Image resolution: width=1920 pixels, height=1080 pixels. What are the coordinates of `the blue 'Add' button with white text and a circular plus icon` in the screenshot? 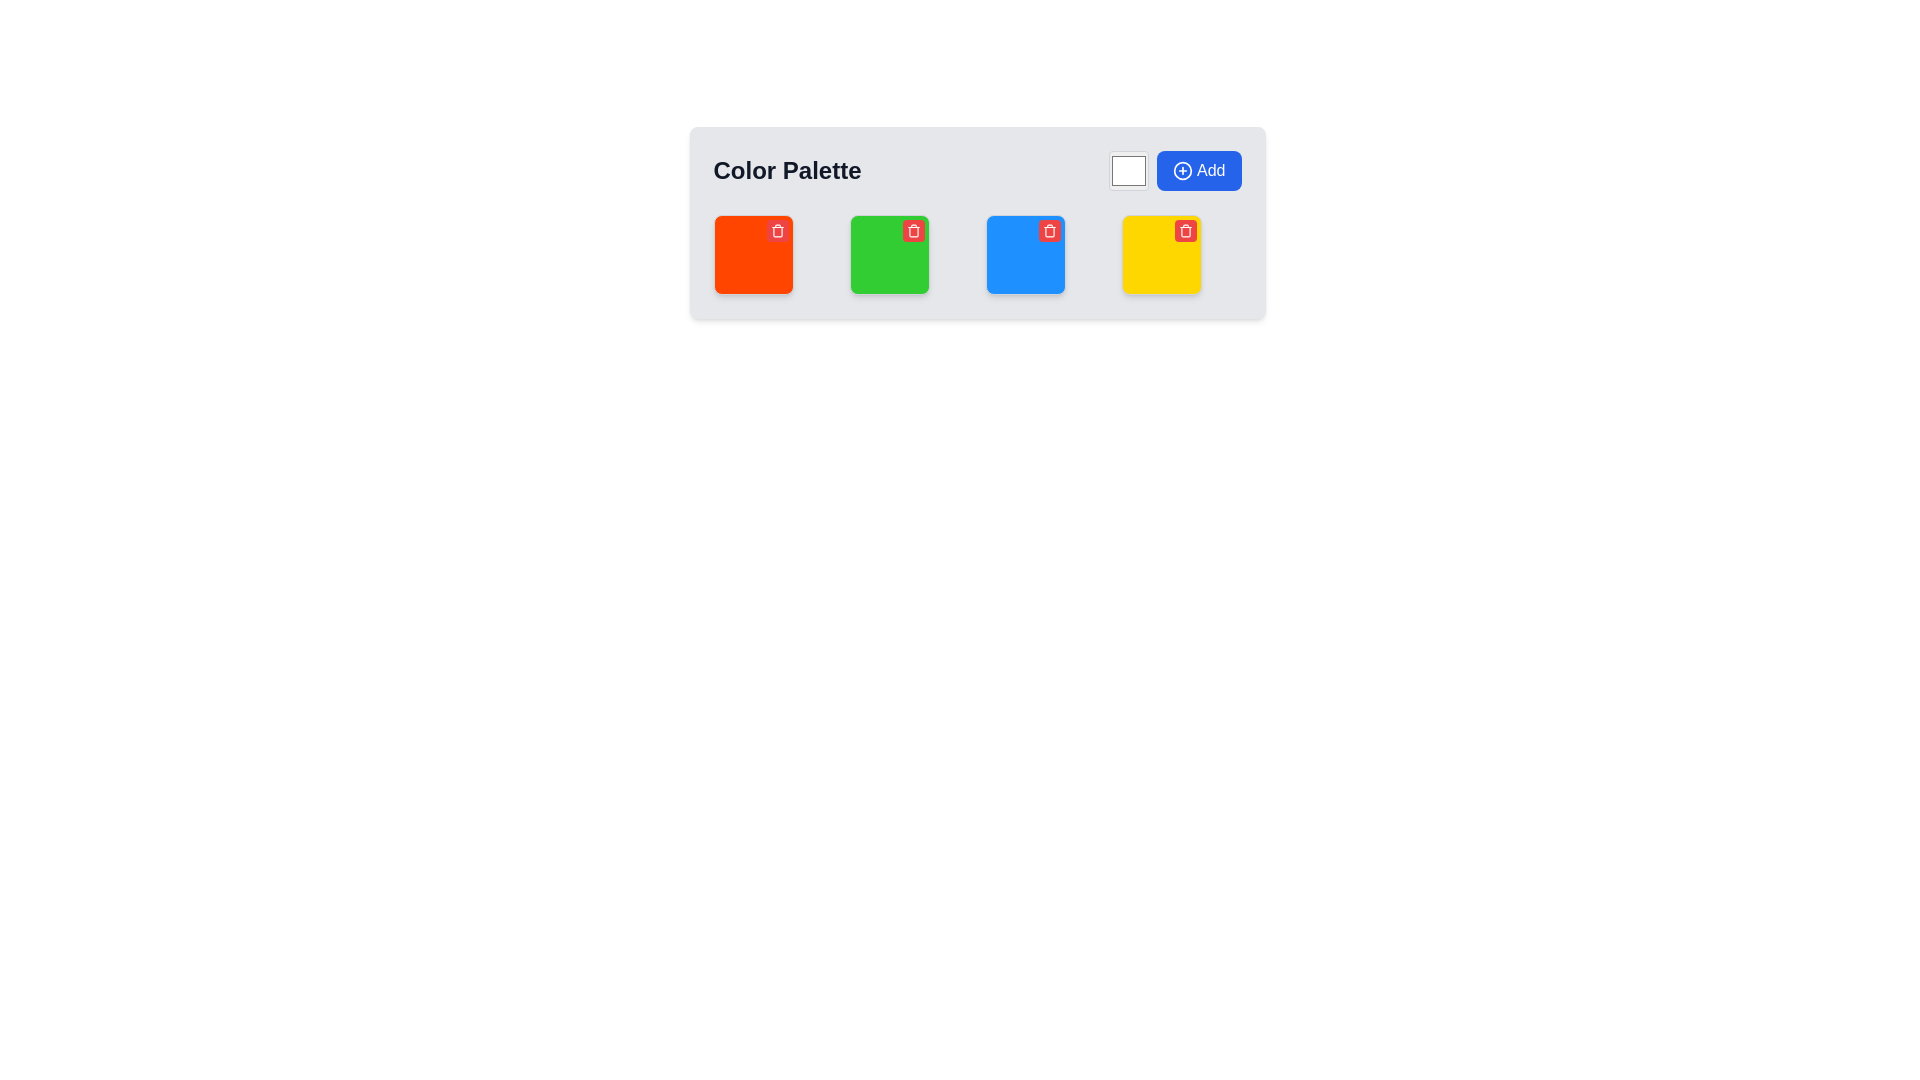 It's located at (1199, 169).